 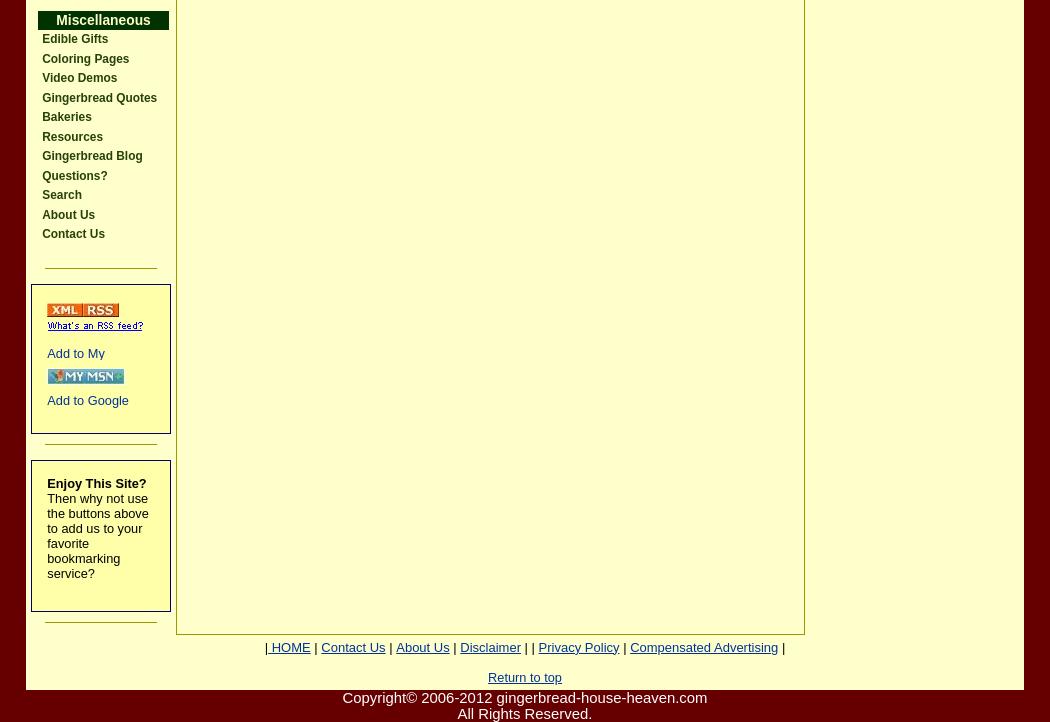 What do you see at coordinates (489, 646) in the screenshot?
I see `'Disclaimer'` at bounding box center [489, 646].